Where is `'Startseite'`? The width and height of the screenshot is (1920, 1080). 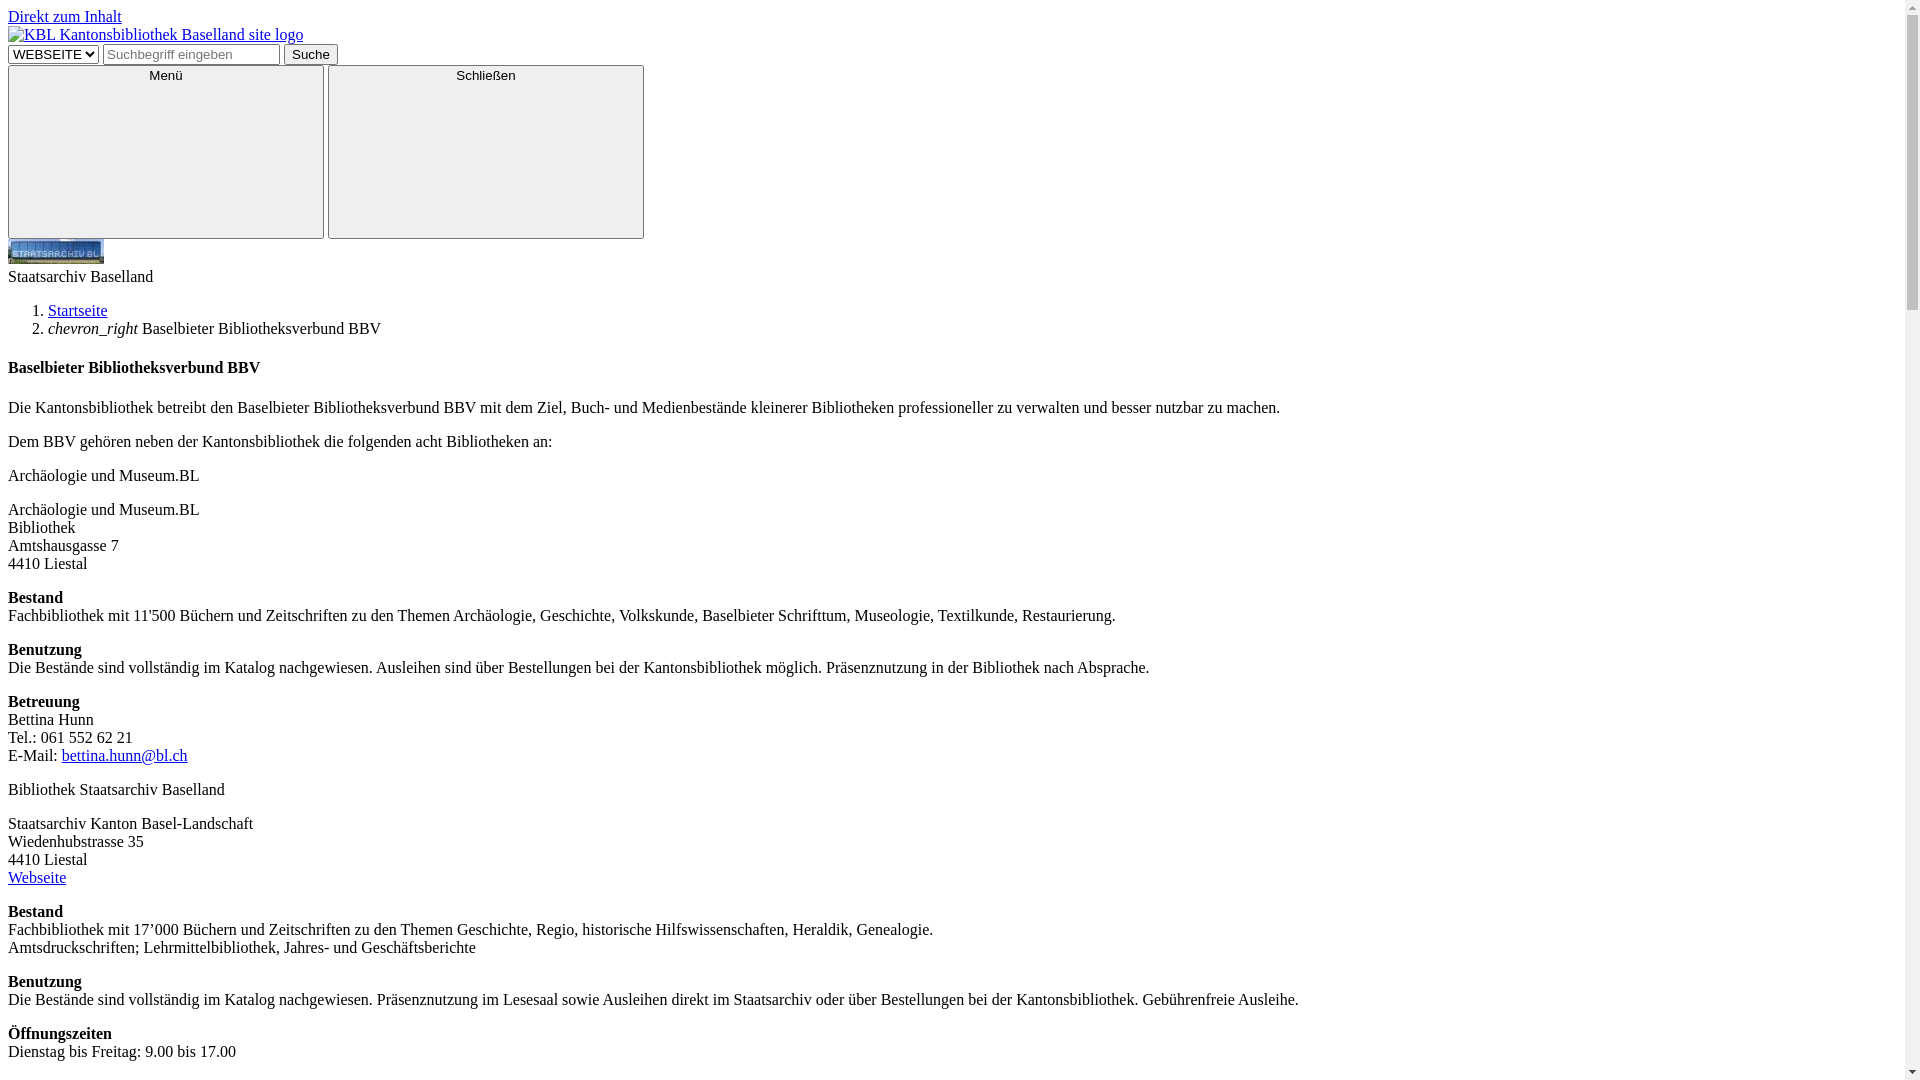 'Startseite' is located at coordinates (48, 310).